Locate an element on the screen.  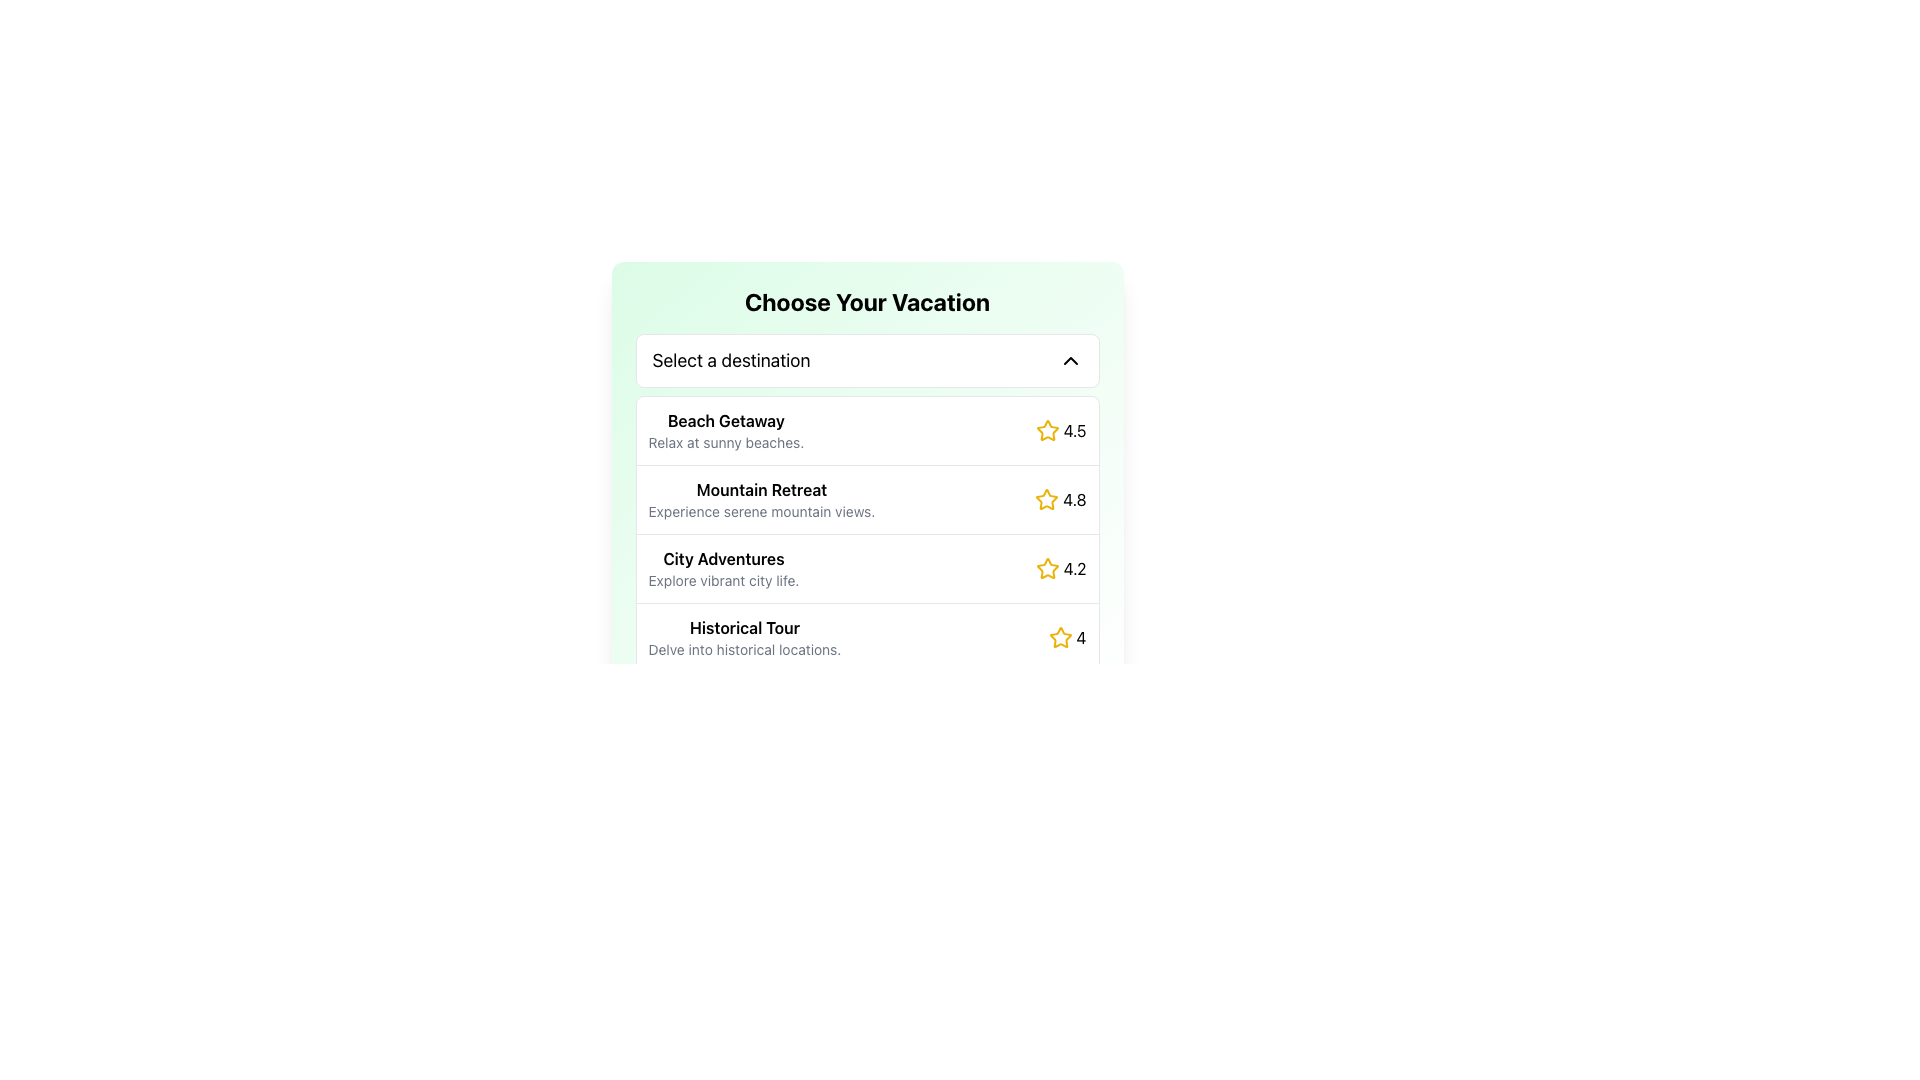
the star icon that indicates a rating for the 'Historical Tour' list item in the fourth row of the rating section is located at coordinates (1059, 637).